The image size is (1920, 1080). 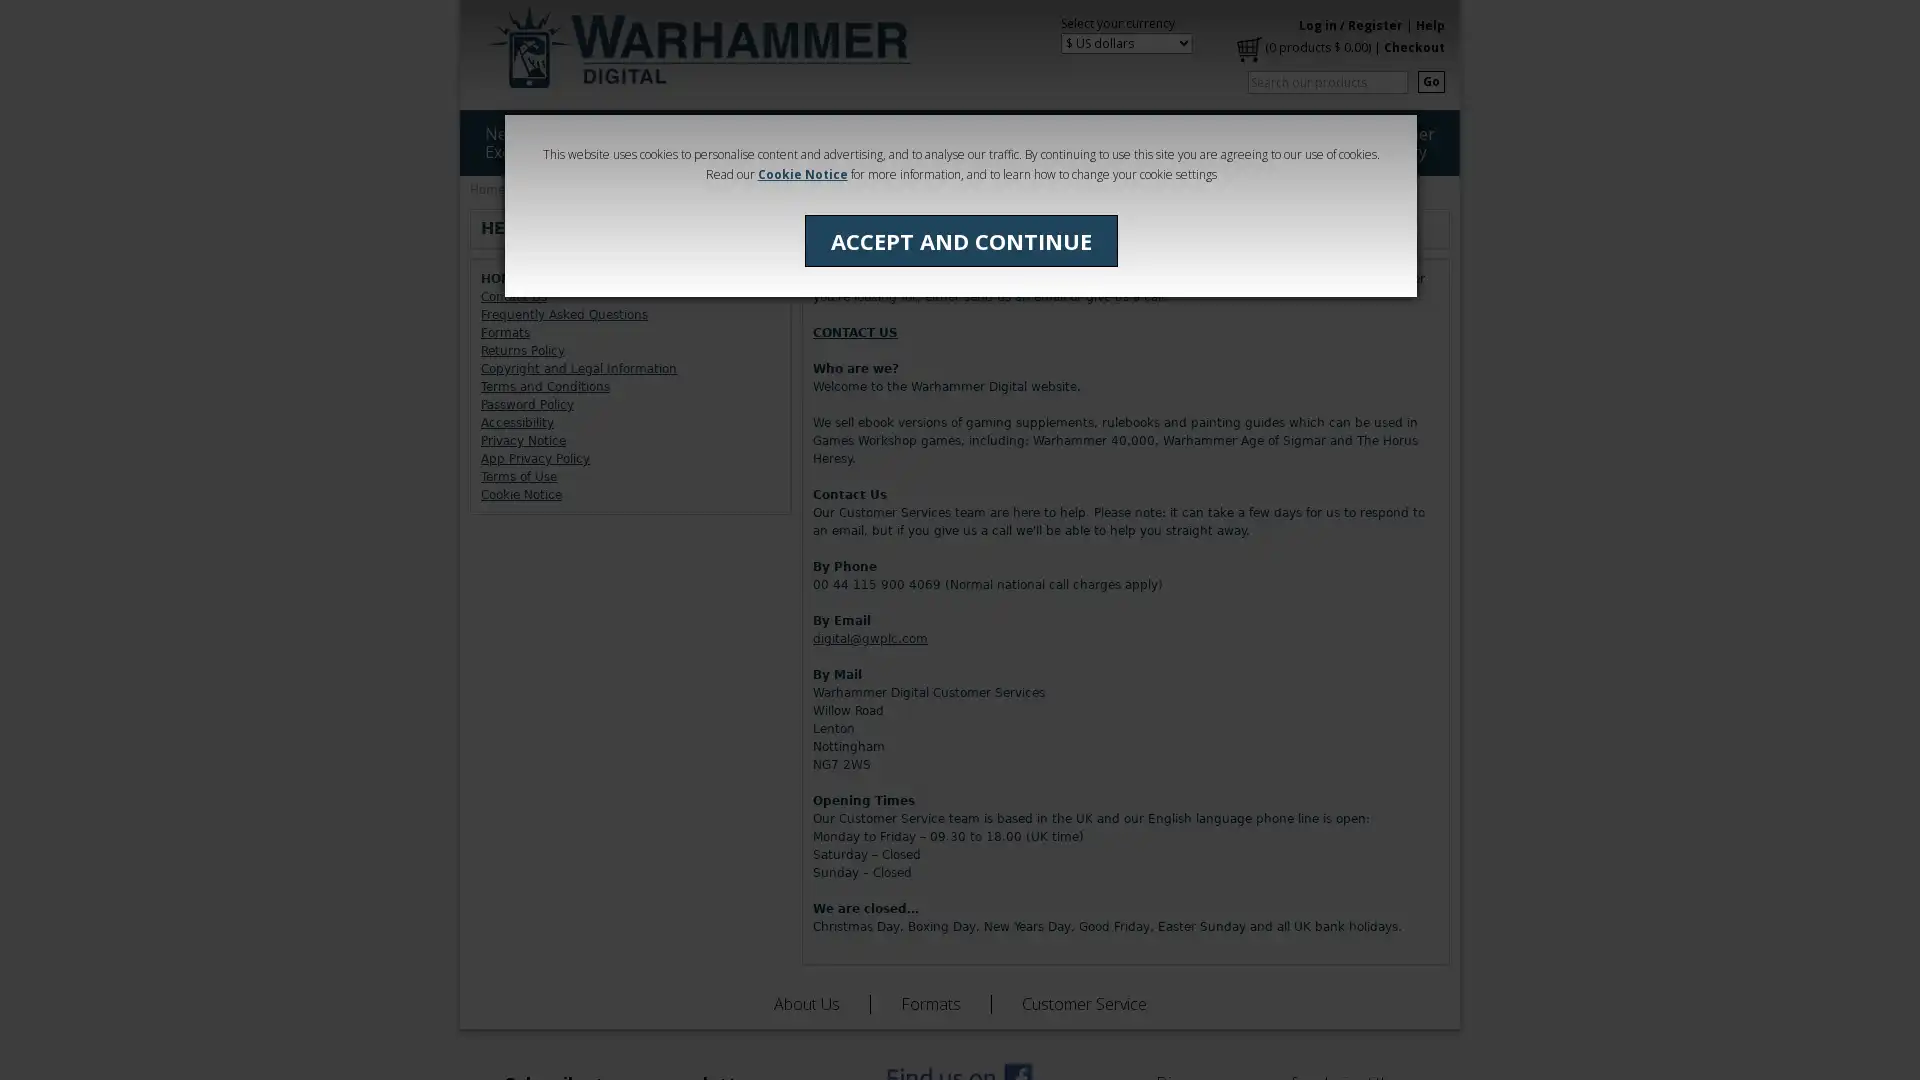 What do you see at coordinates (960, 239) in the screenshot?
I see `ACCEPT AND CONTINUE` at bounding box center [960, 239].